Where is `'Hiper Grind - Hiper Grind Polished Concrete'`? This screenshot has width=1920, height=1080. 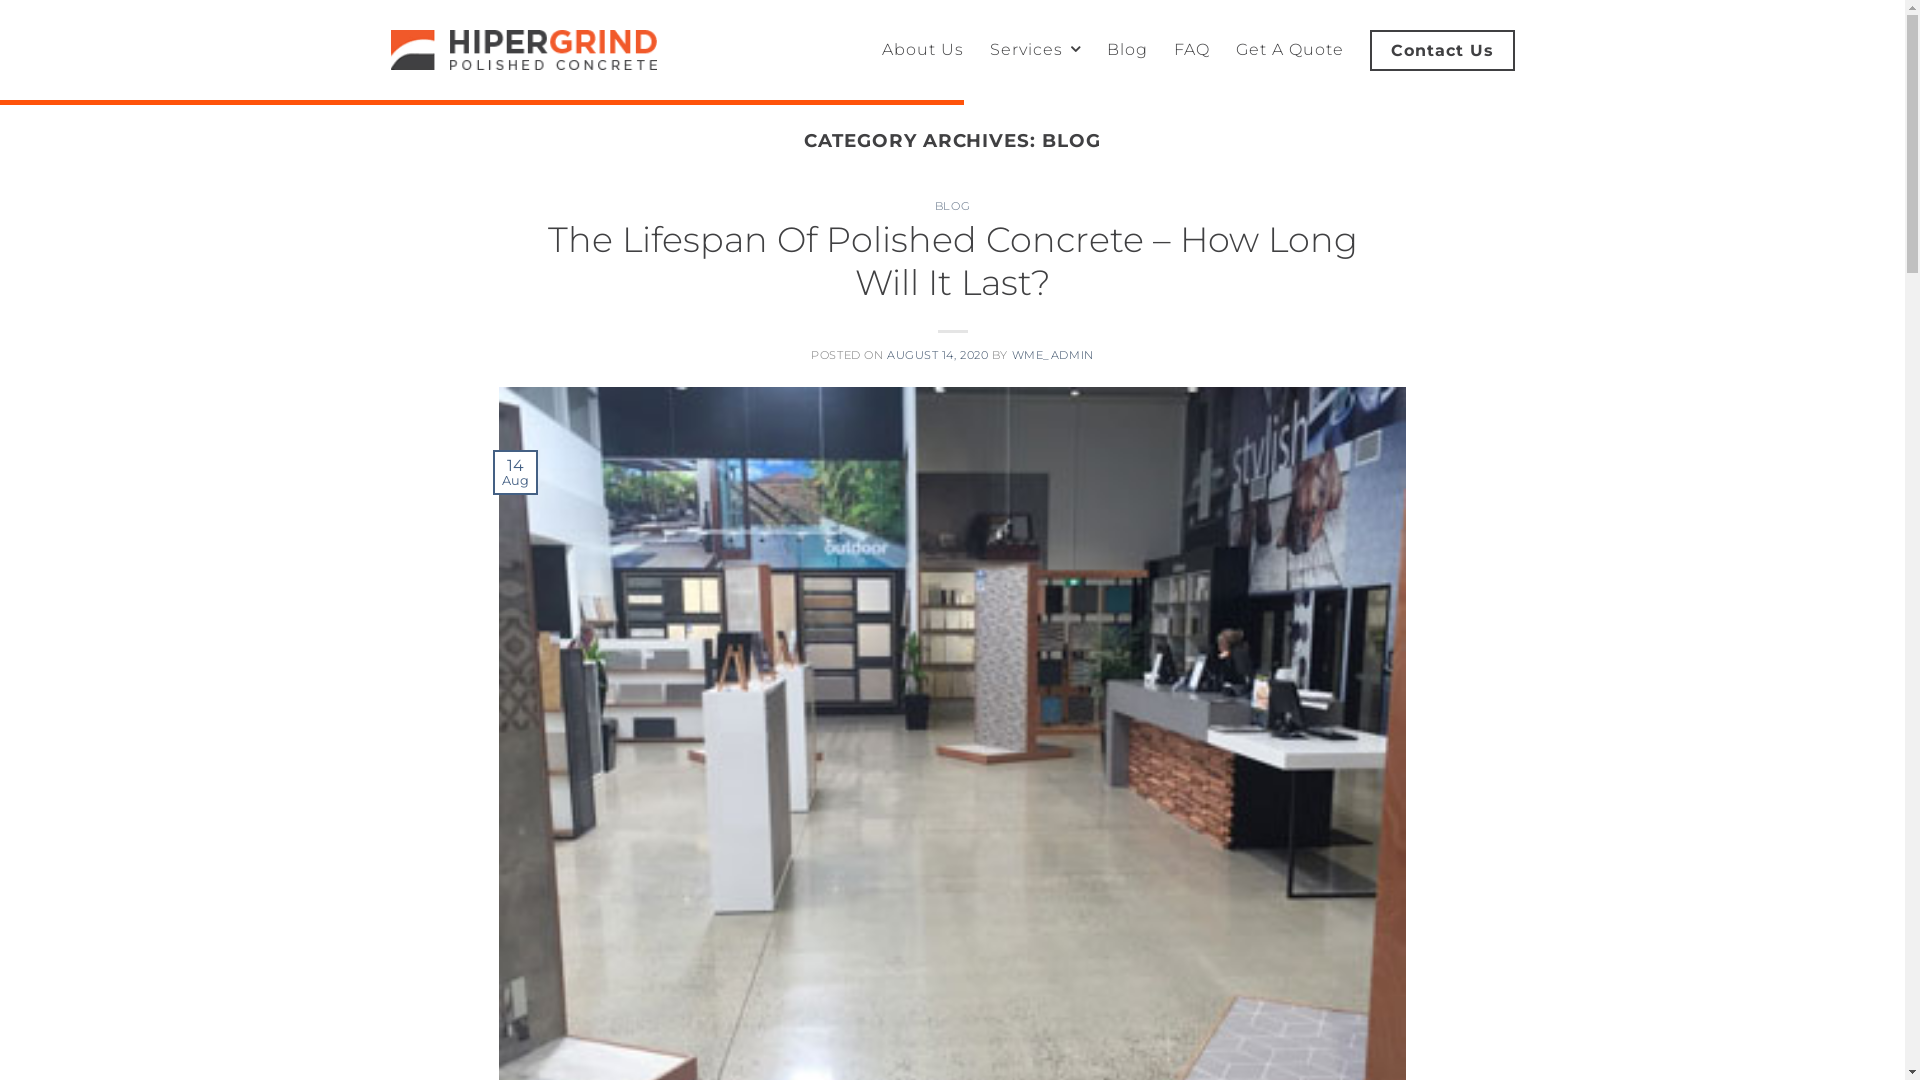
'Hiper Grind - Hiper Grind Polished Concrete' is located at coordinates (523, 49).